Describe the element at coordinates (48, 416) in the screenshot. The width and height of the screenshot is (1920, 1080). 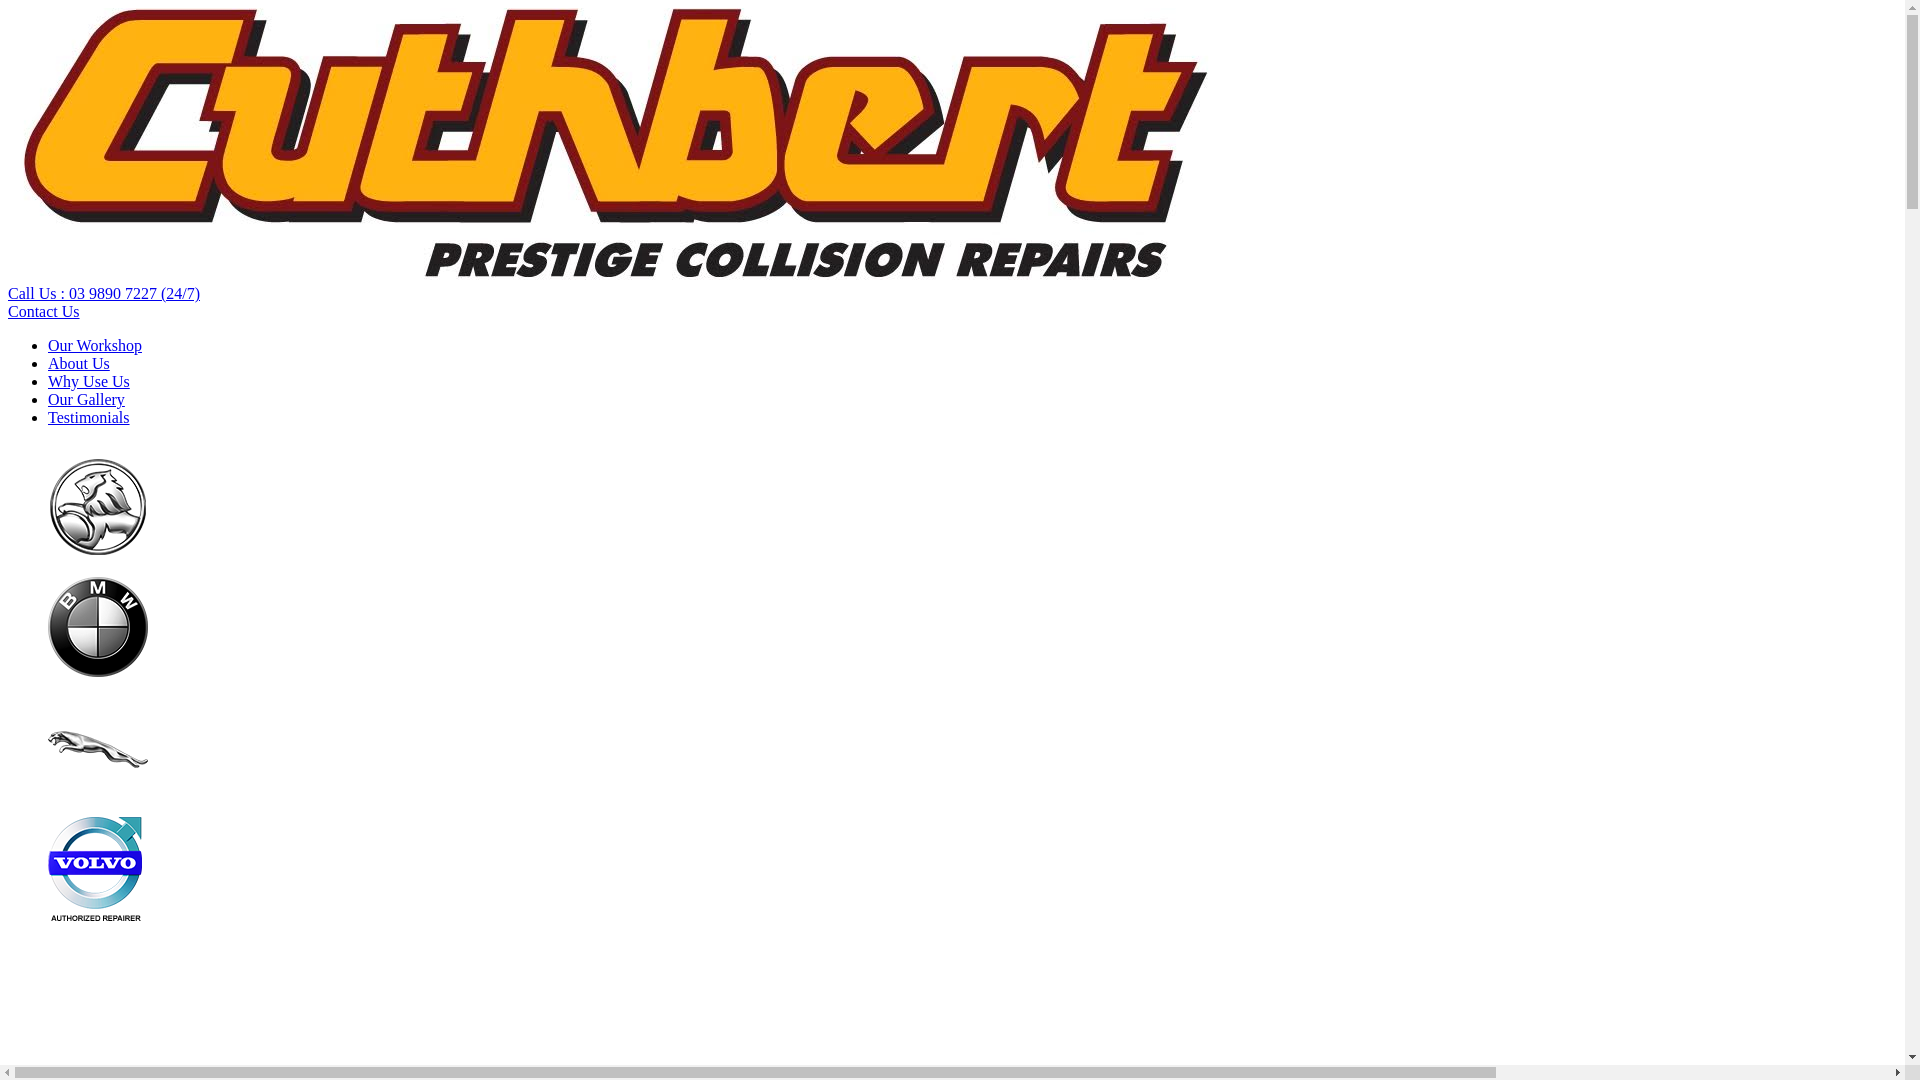
I see `'Testimonials'` at that location.